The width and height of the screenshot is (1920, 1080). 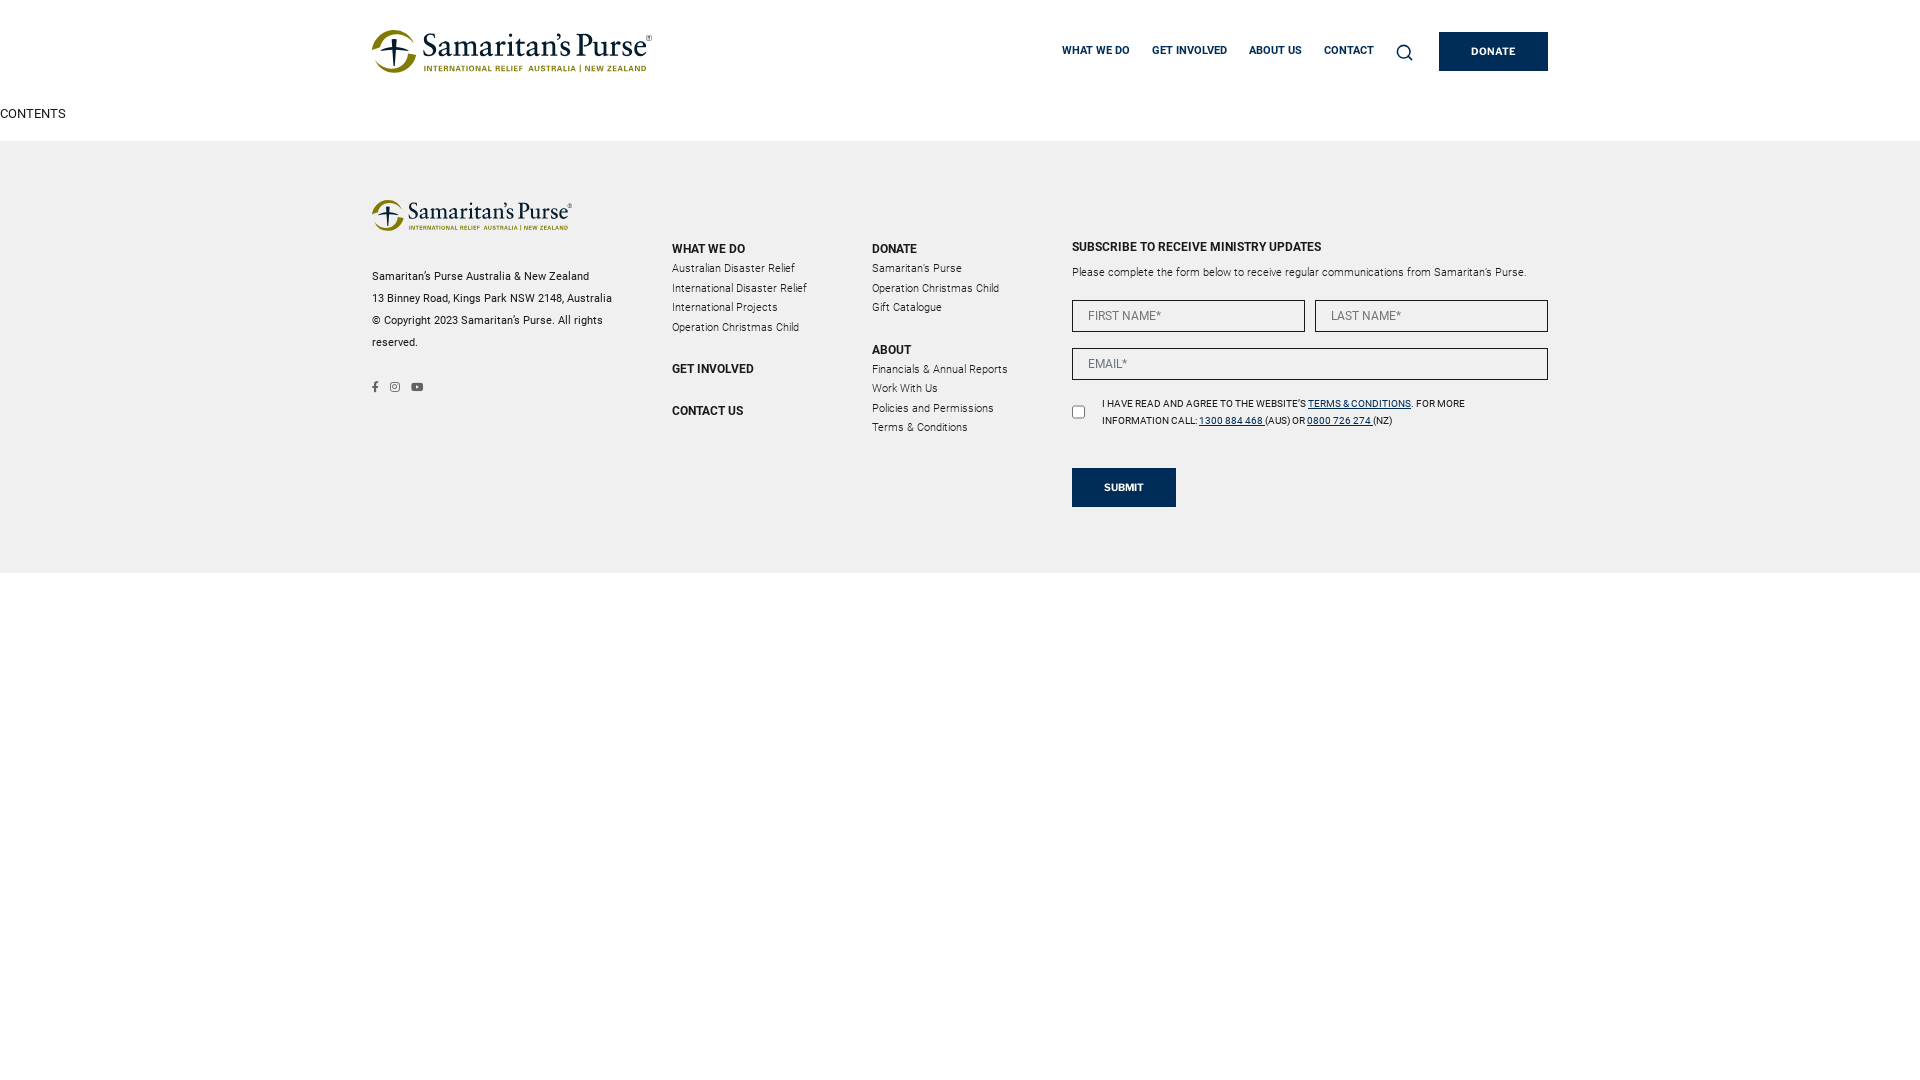 I want to click on 'DONATE', so click(x=1493, y=50).